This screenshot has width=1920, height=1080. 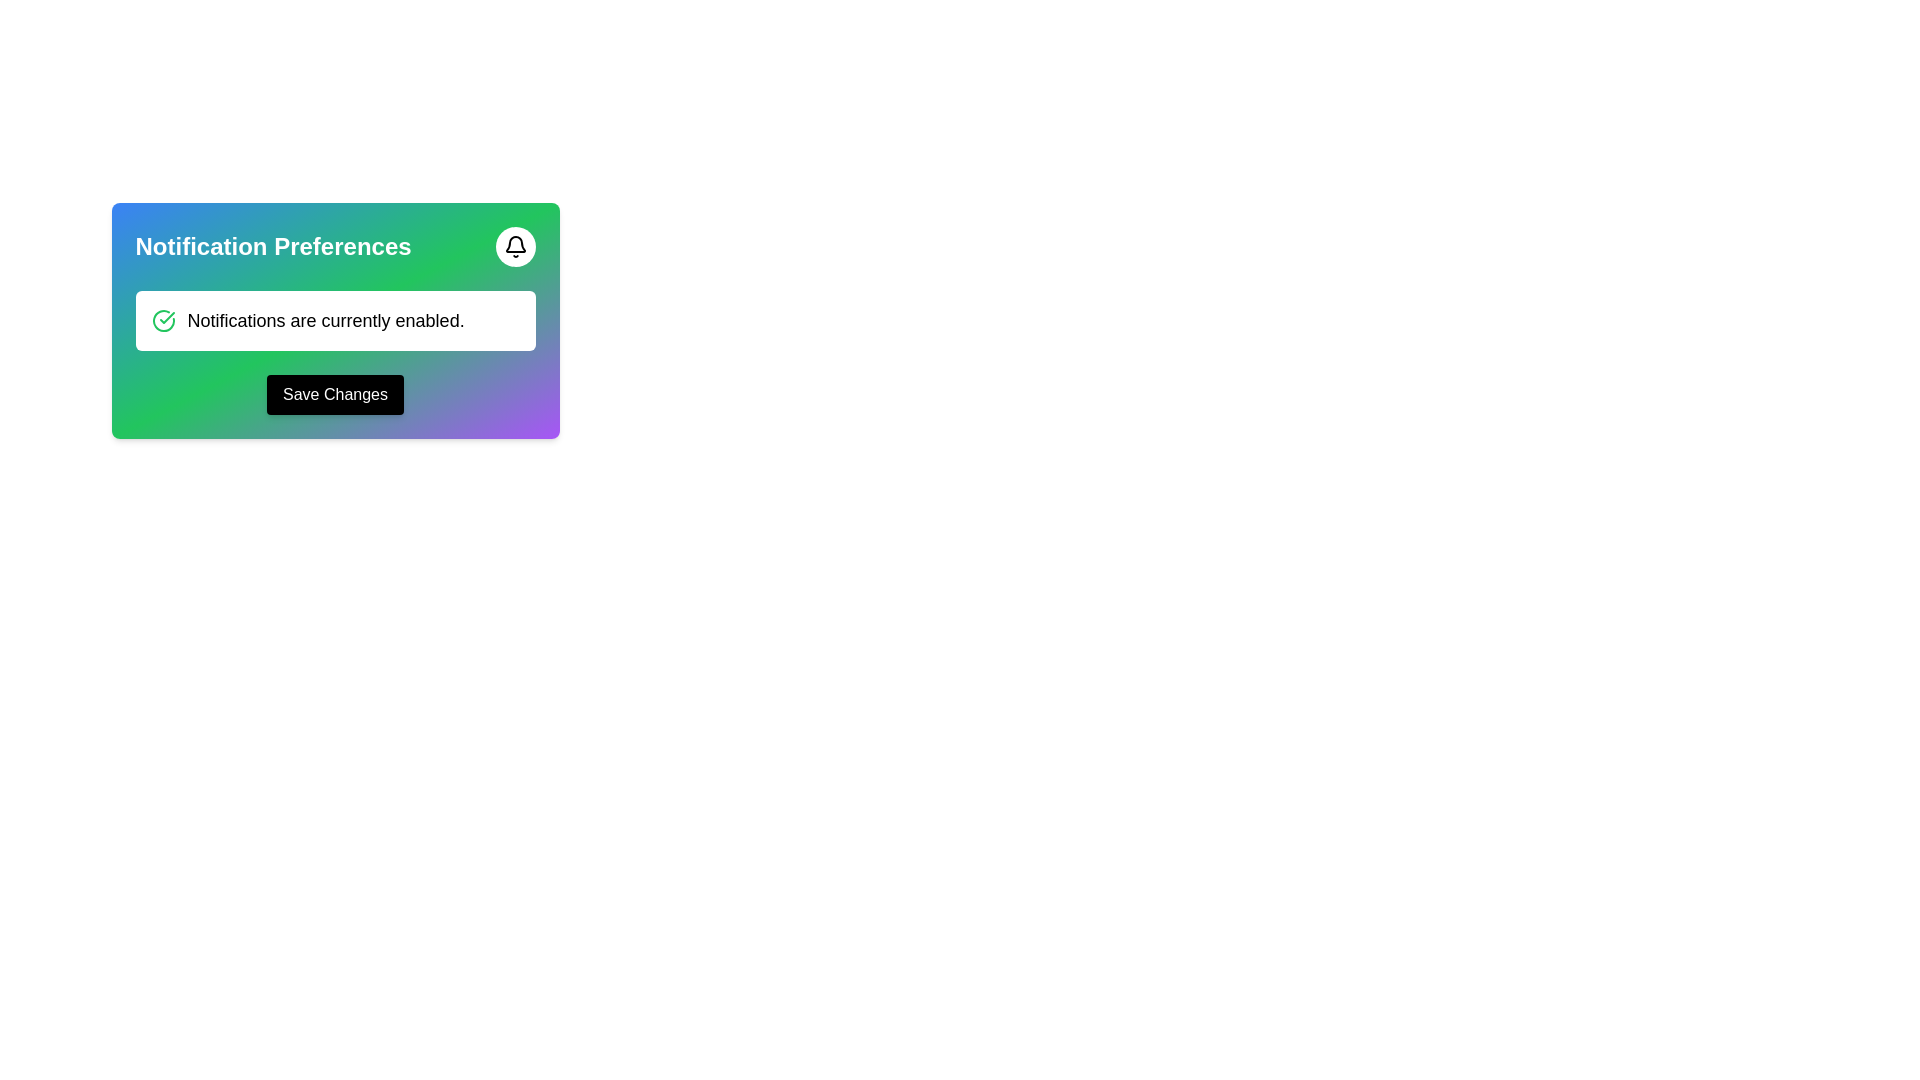 I want to click on the 'Save Changes' button, which is a rectangular button with white text on a black background, located within a rounded-corner panel below the notifications label, so click(x=335, y=394).